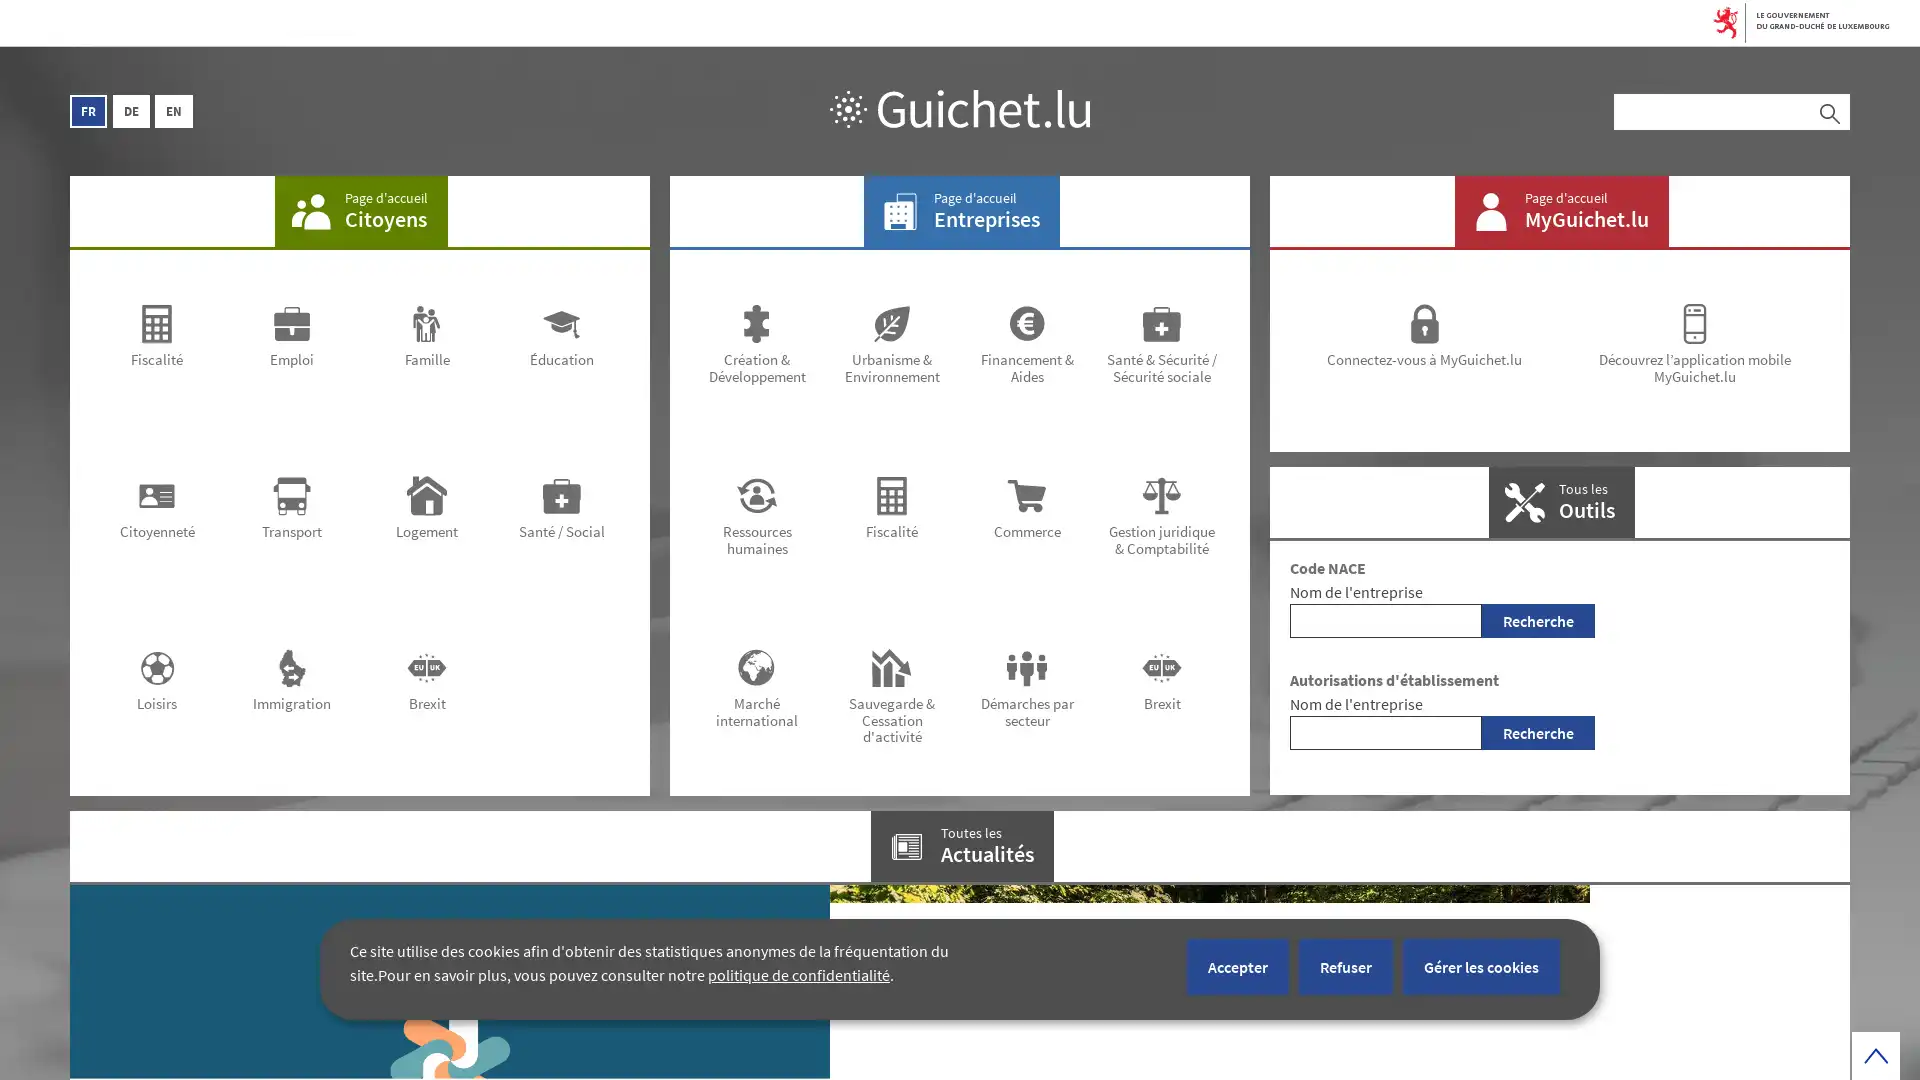 The width and height of the screenshot is (1920, 1080). I want to click on Accepter, so click(1237, 966).